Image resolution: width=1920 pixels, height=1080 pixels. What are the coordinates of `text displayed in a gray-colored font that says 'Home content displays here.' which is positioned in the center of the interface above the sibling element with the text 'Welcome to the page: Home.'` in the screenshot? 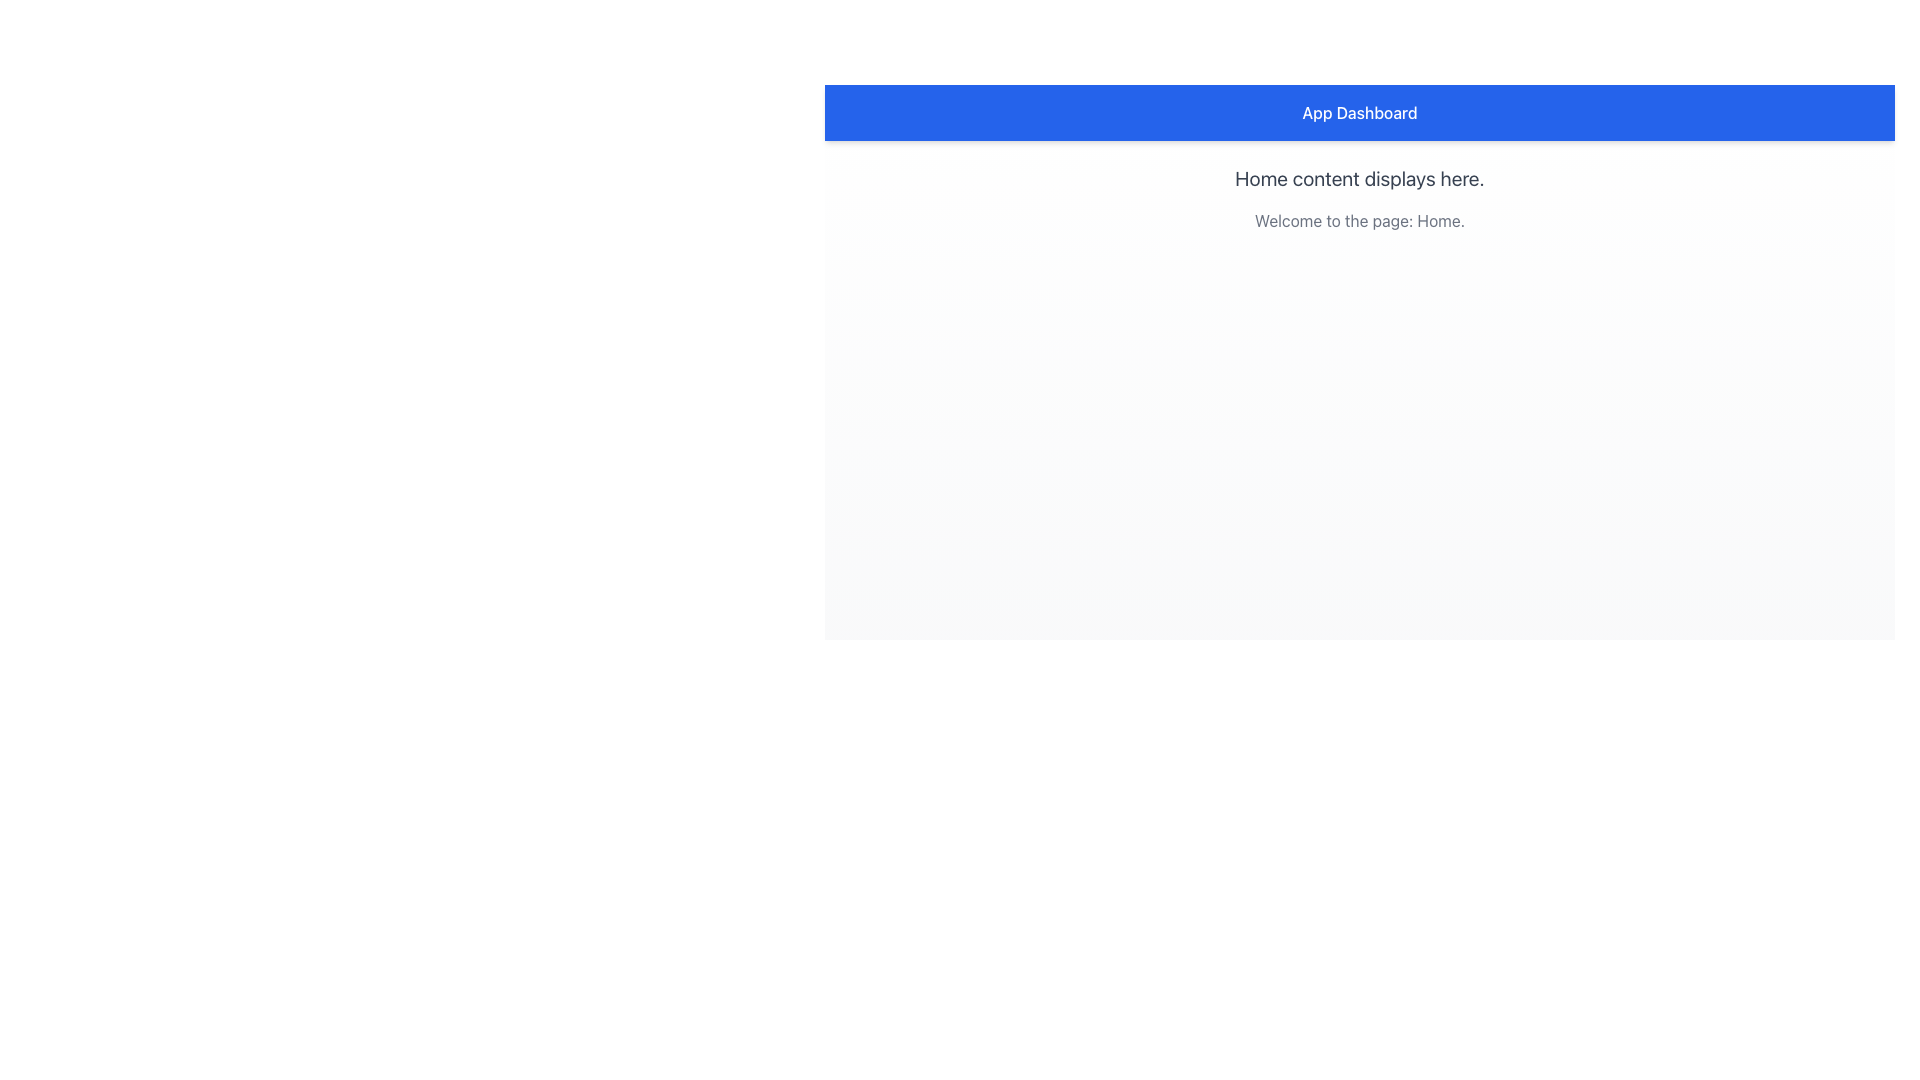 It's located at (1359, 177).